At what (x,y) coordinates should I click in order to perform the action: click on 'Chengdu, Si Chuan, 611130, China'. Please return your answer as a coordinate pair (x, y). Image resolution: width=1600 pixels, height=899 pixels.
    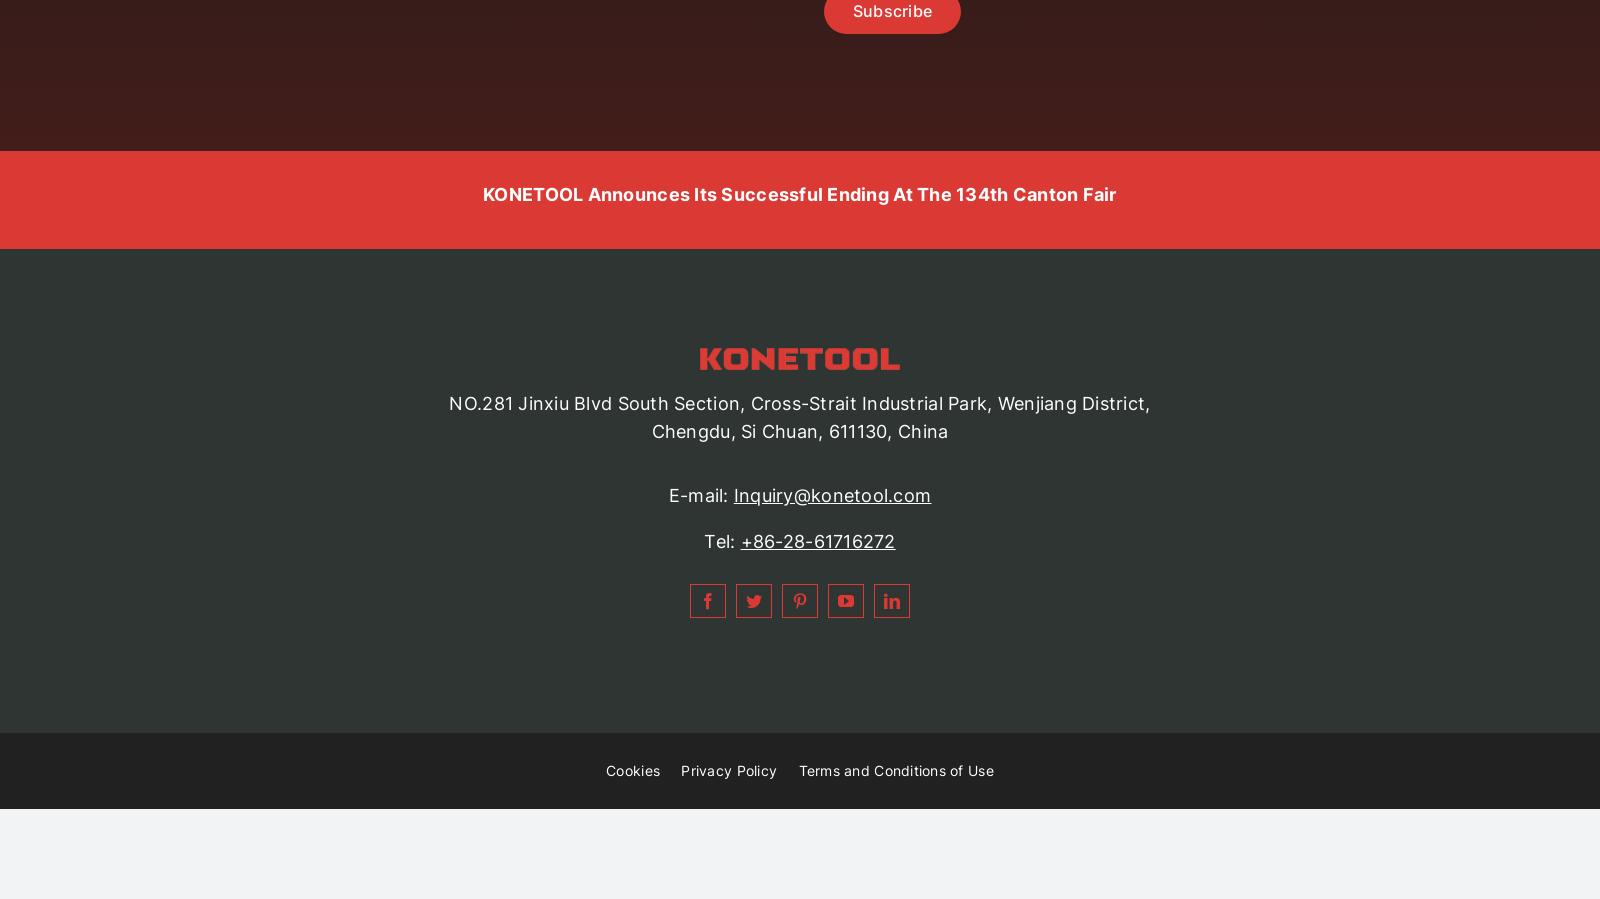
    Looking at the image, I should click on (799, 430).